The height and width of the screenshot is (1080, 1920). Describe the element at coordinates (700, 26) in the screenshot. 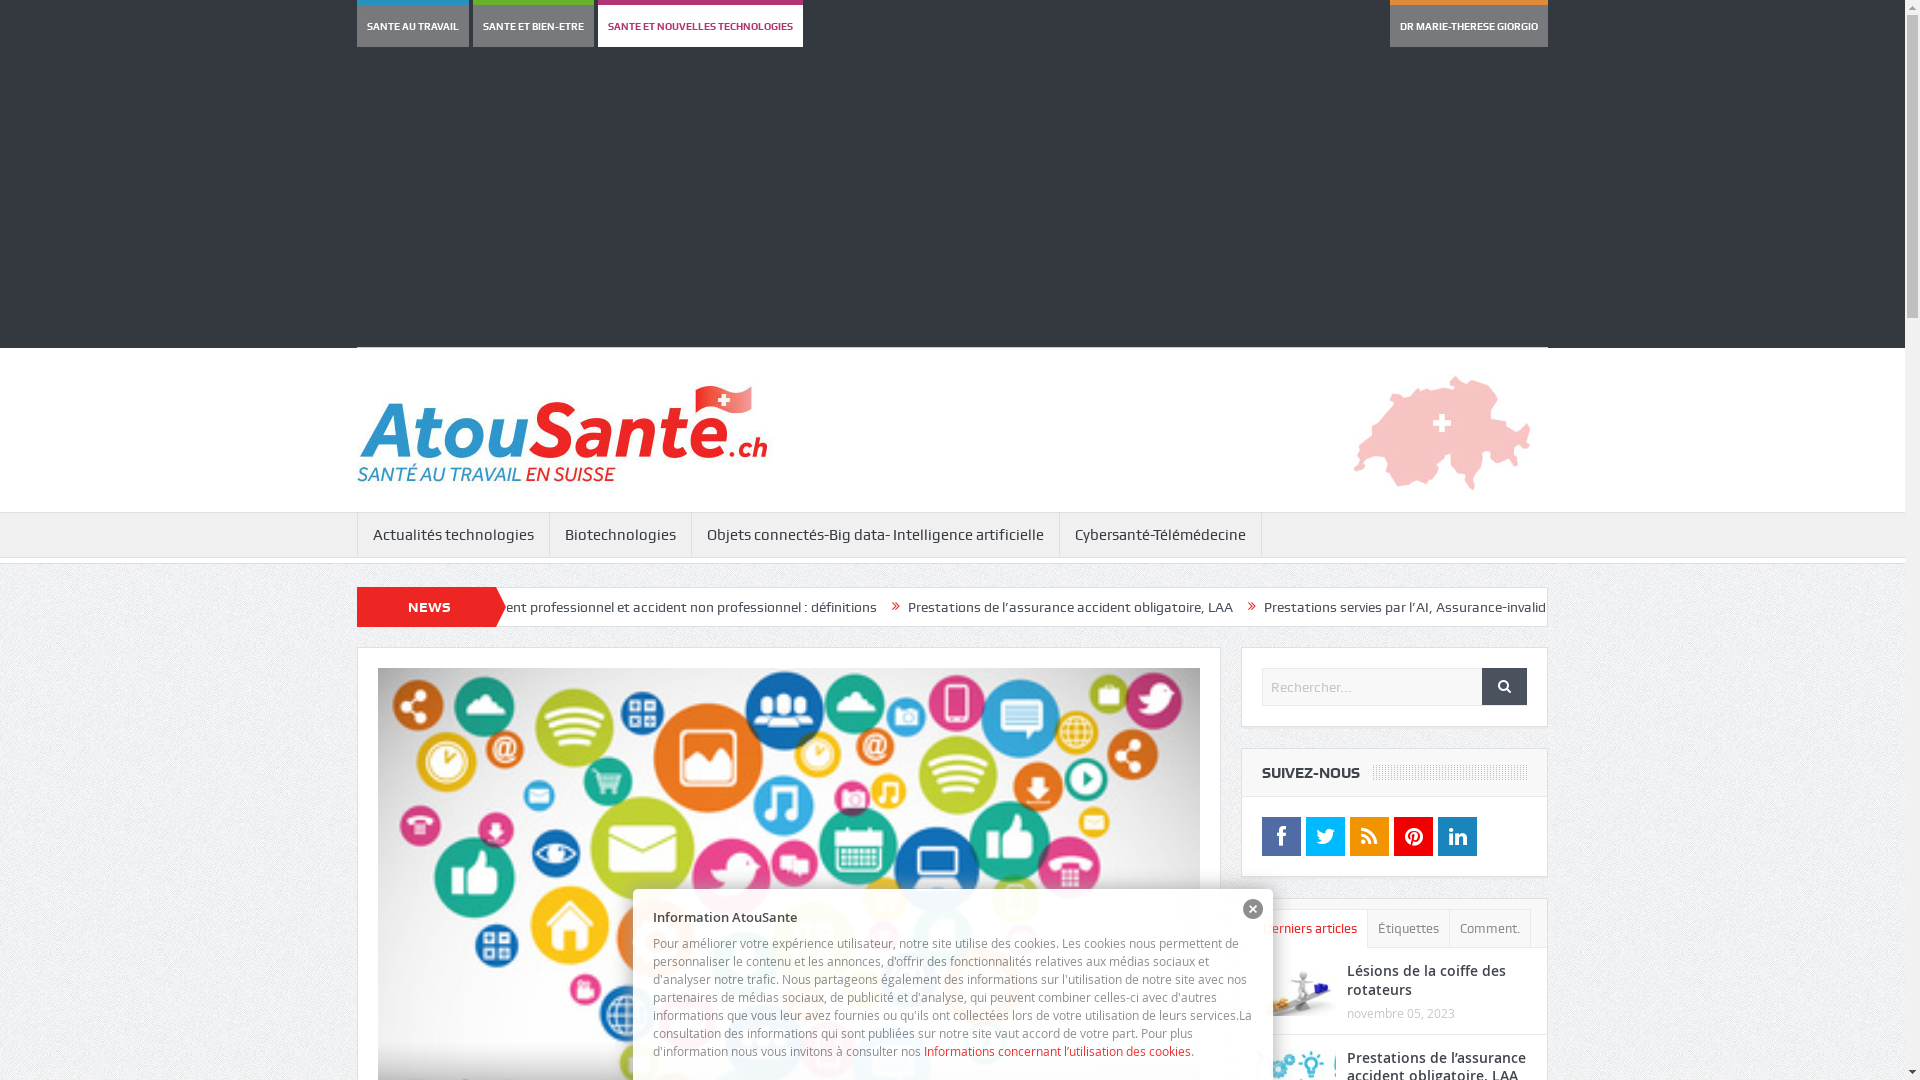

I see `'SANTE ET NOUVELLES TECHNOLOGIES'` at that location.